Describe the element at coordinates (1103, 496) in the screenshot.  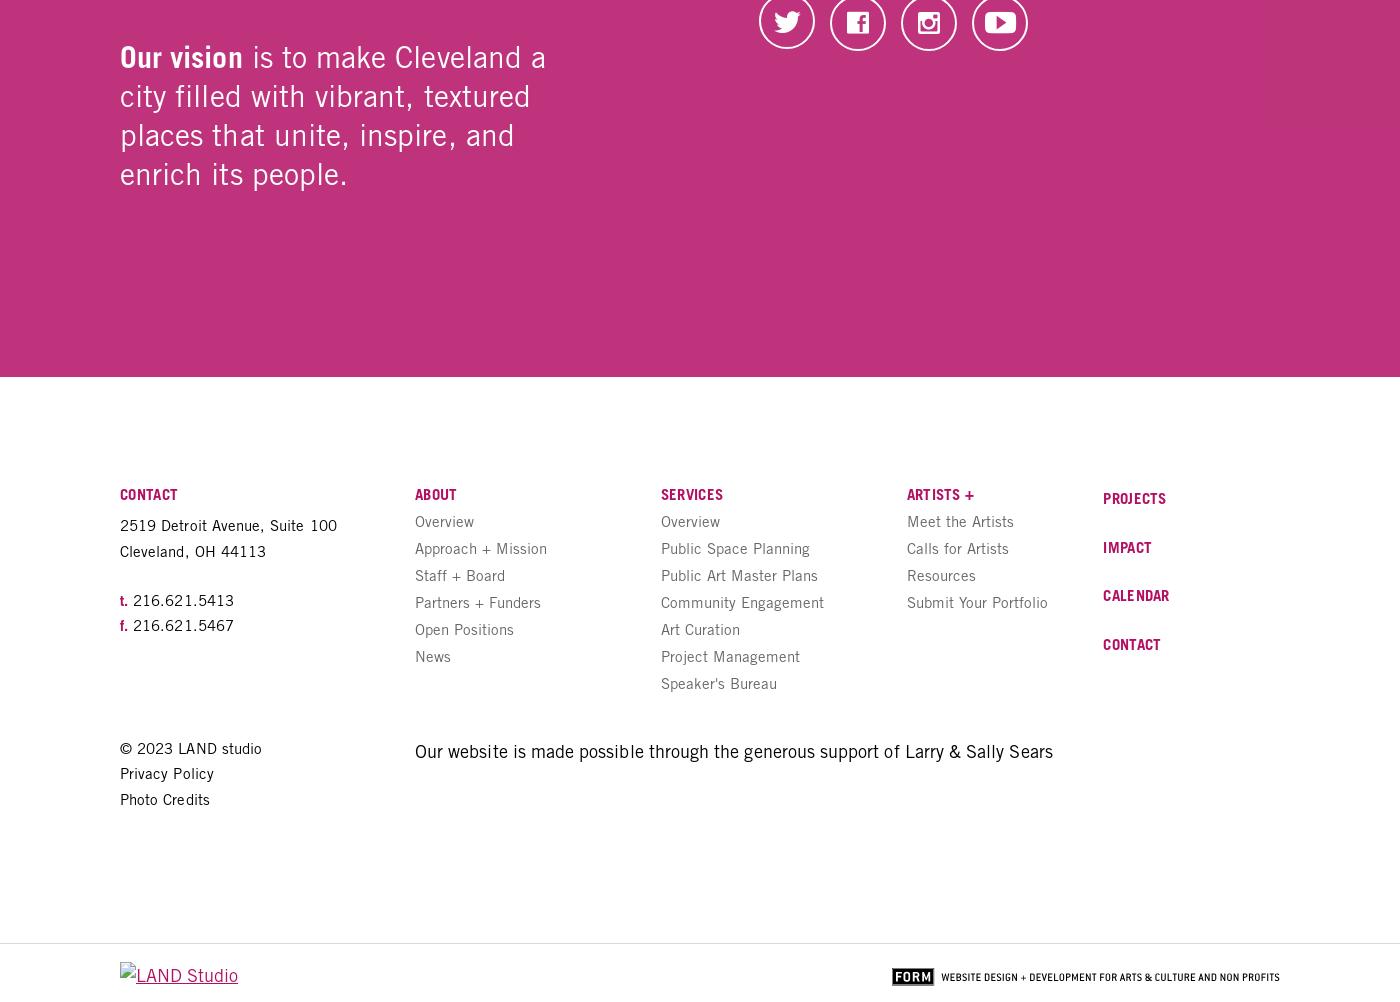
I see `'Projects'` at that location.